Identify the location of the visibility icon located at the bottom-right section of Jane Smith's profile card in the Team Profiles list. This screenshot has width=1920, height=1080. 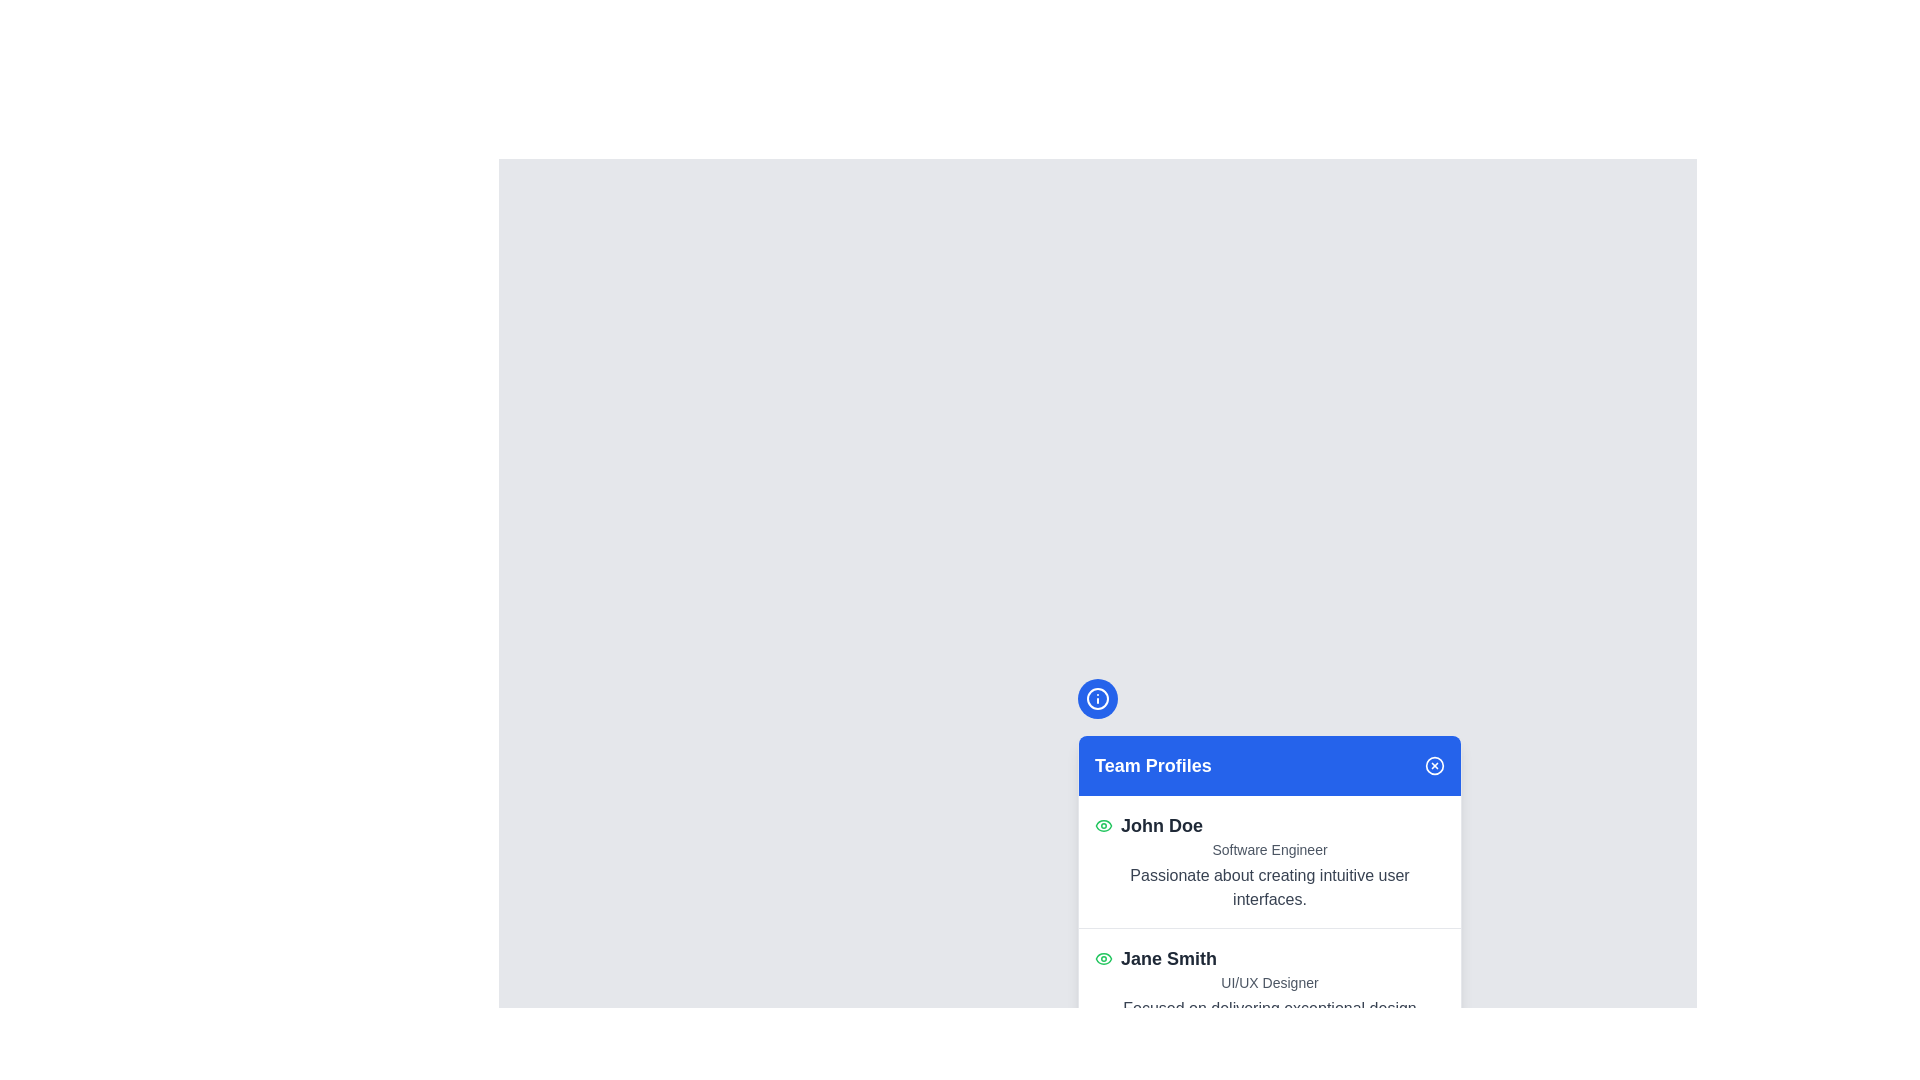
(1103, 825).